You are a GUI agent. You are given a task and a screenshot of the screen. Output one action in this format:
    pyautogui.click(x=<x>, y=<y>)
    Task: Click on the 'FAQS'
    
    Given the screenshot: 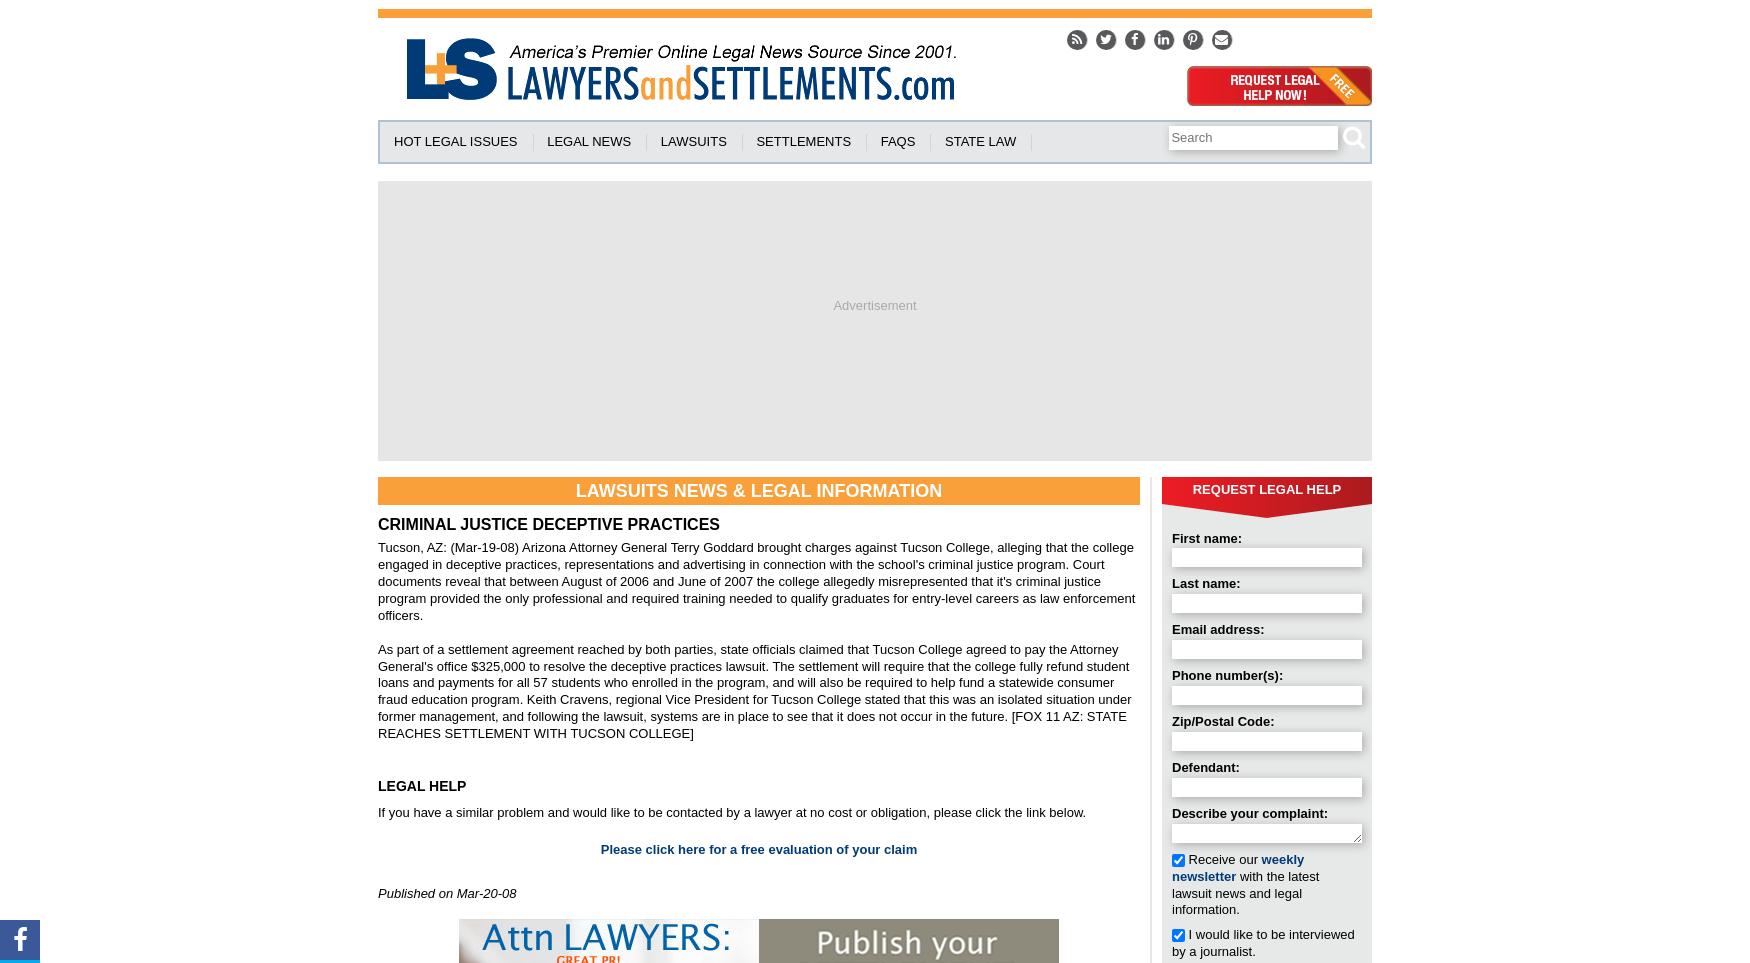 What is the action you would take?
    pyautogui.click(x=896, y=140)
    